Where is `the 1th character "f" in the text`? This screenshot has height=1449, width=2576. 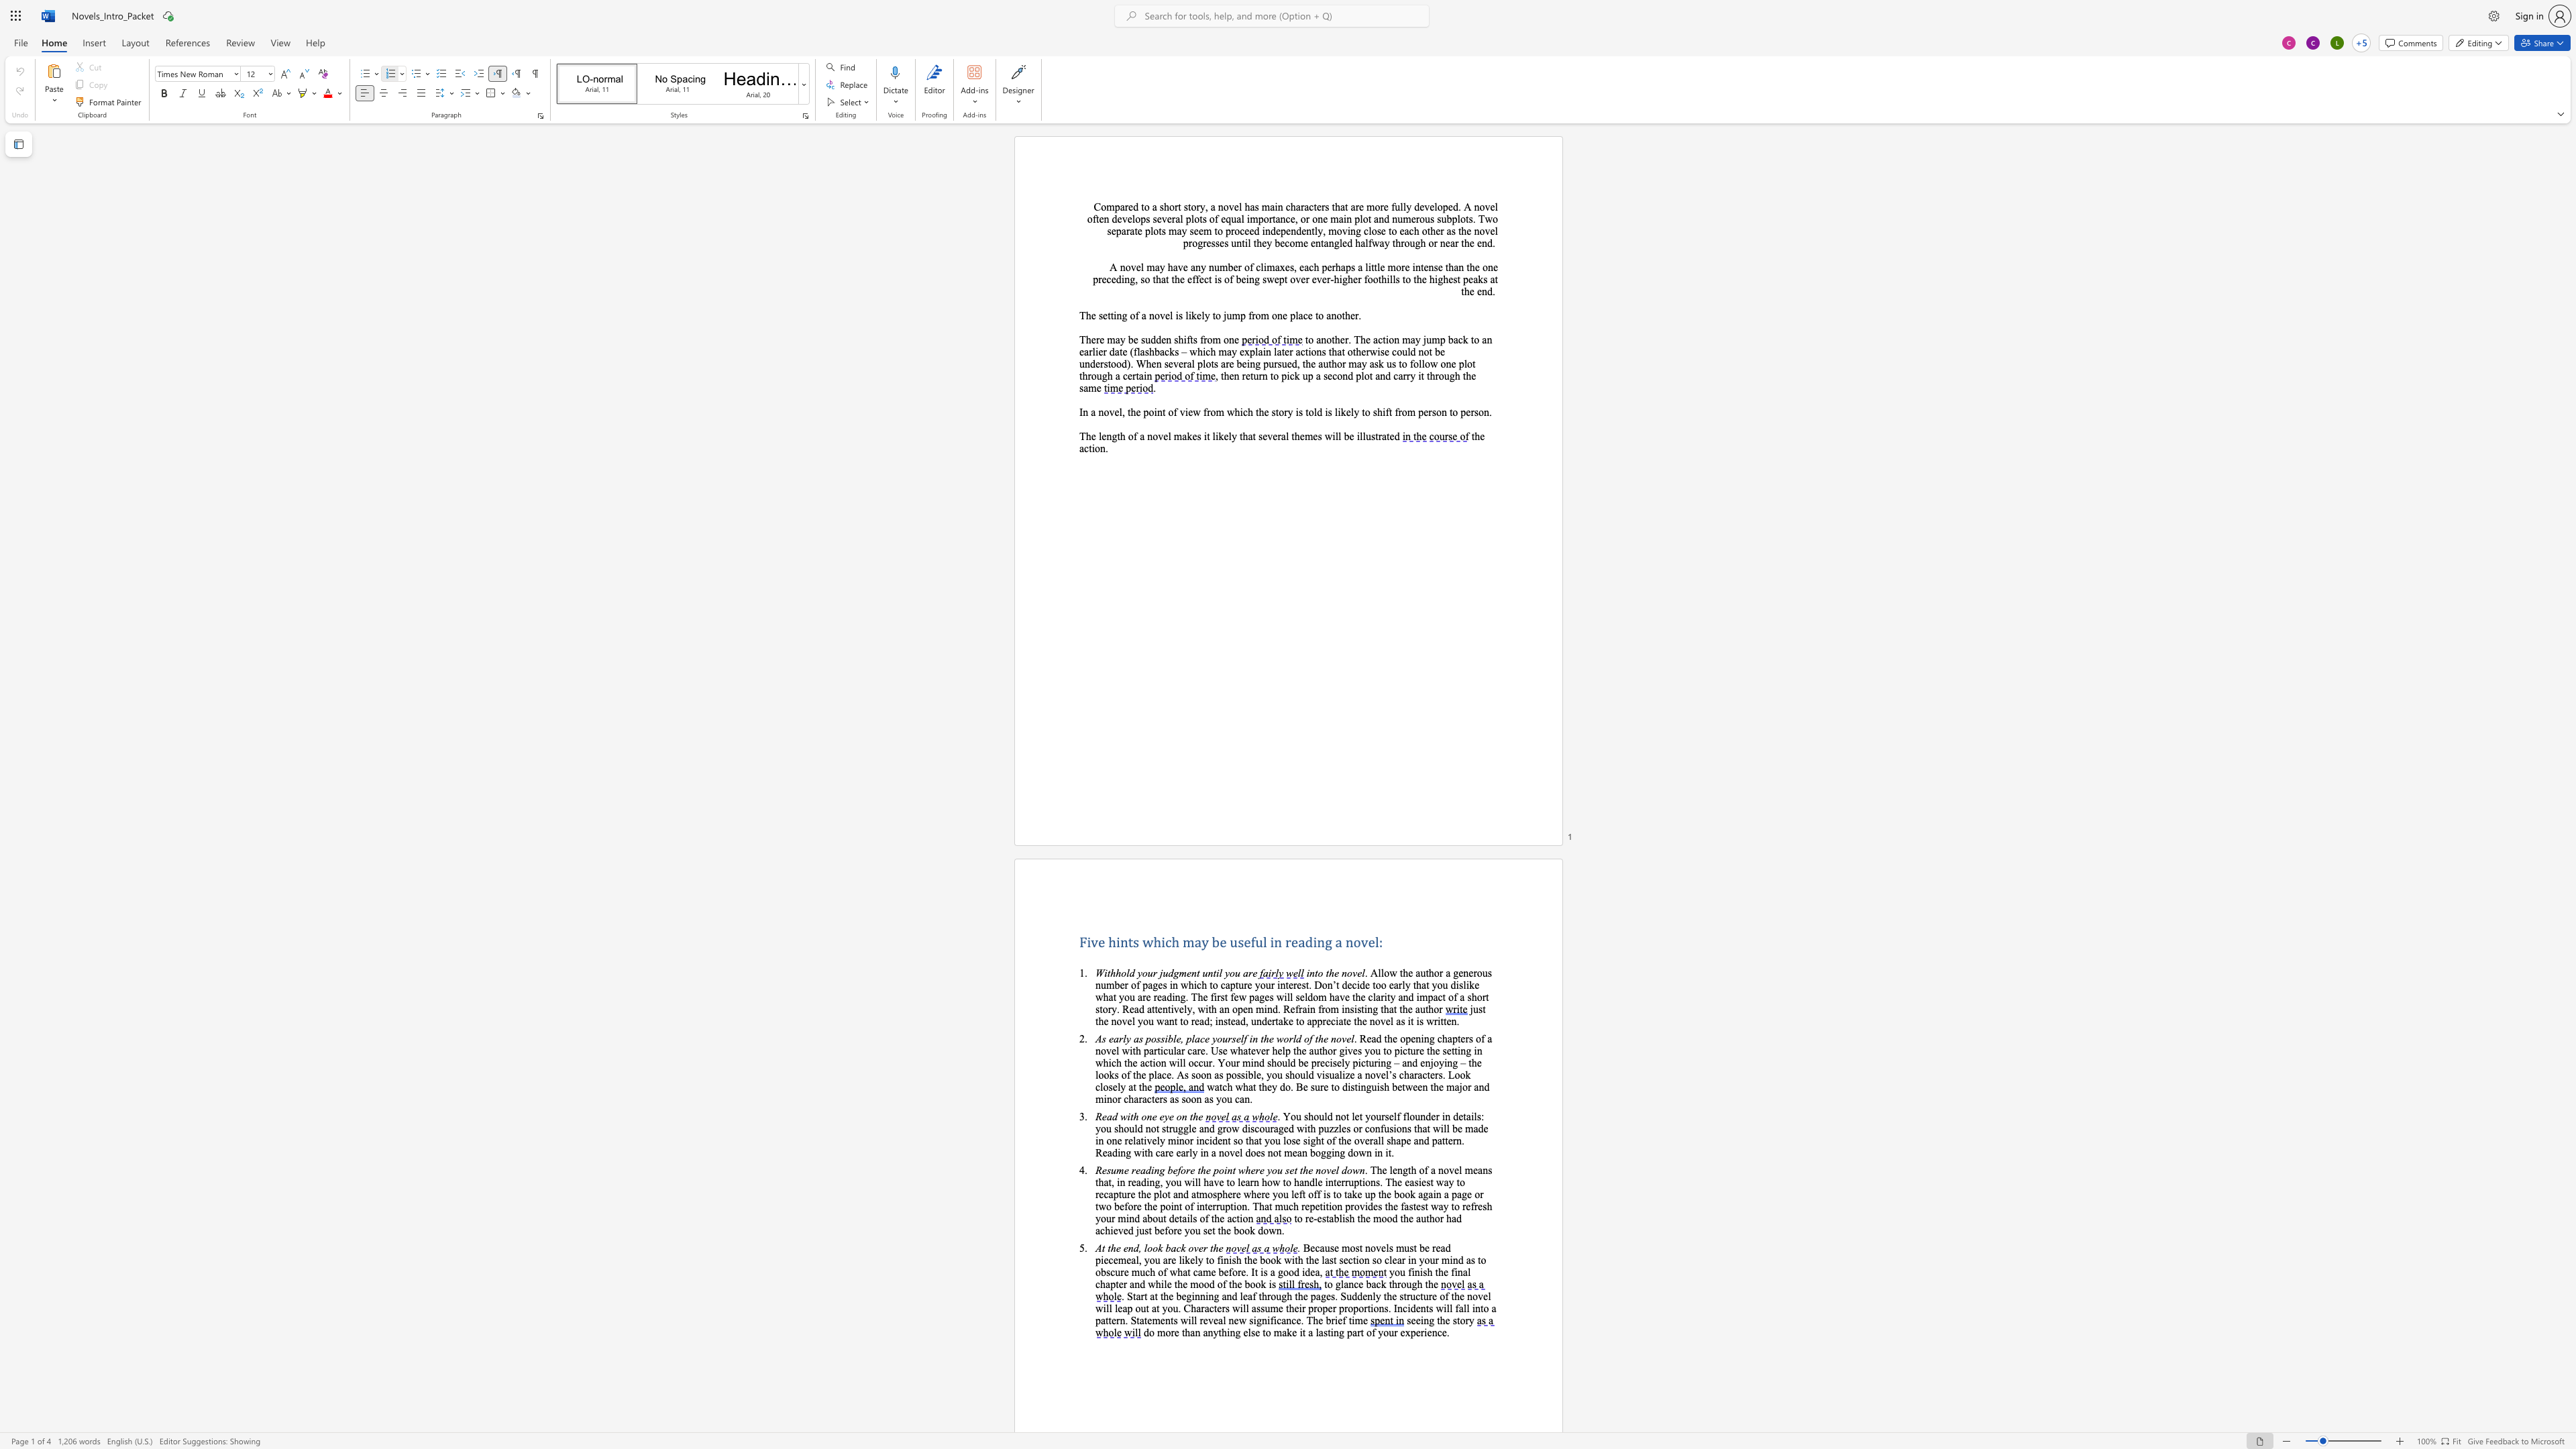
the 1th character "f" in the text is located at coordinates (1165, 1230).